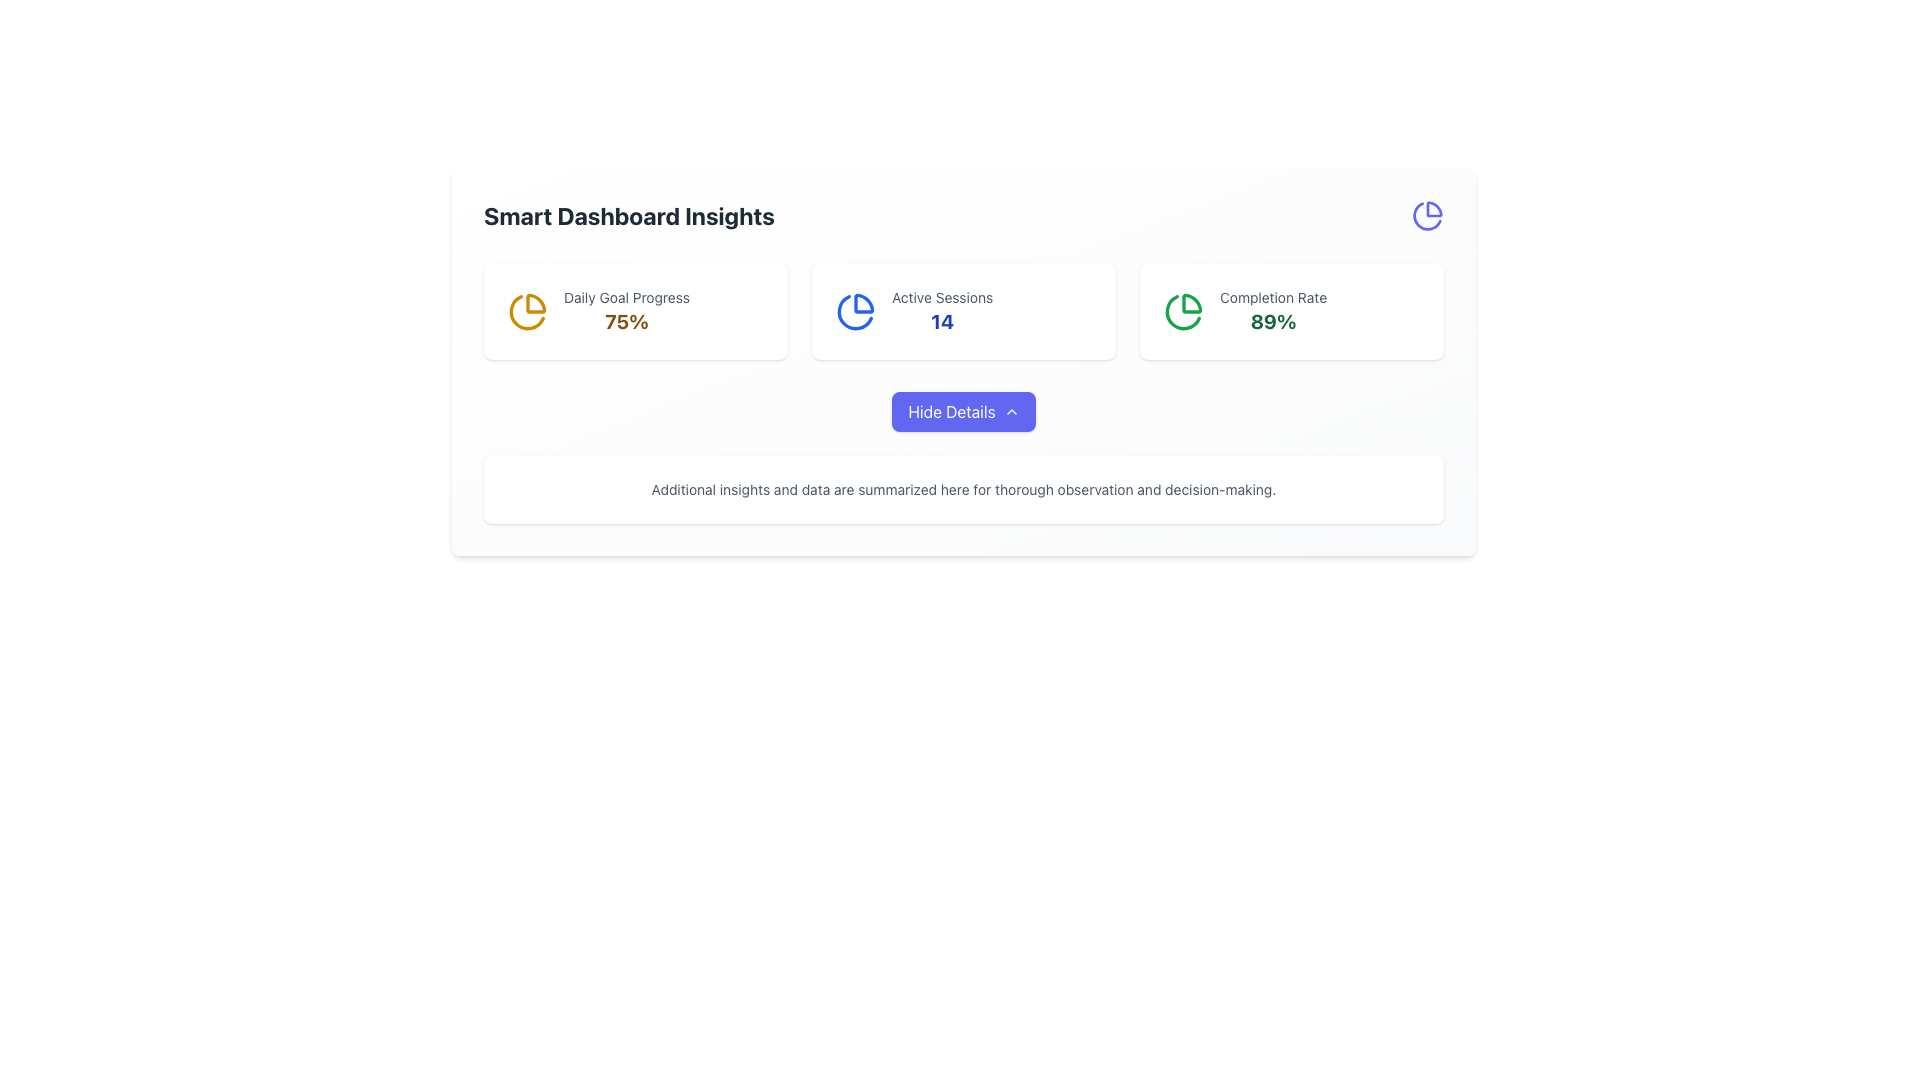 The image size is (1920, 1080). What do you see at coordinates (941, 320) in the screenshot?
I see `the bold, blue-colored text displaying the number '14' located in the center of the 'Active Sessions' card, which is directly below the text 'Active Sessions'` at bounding box center [941, 320].